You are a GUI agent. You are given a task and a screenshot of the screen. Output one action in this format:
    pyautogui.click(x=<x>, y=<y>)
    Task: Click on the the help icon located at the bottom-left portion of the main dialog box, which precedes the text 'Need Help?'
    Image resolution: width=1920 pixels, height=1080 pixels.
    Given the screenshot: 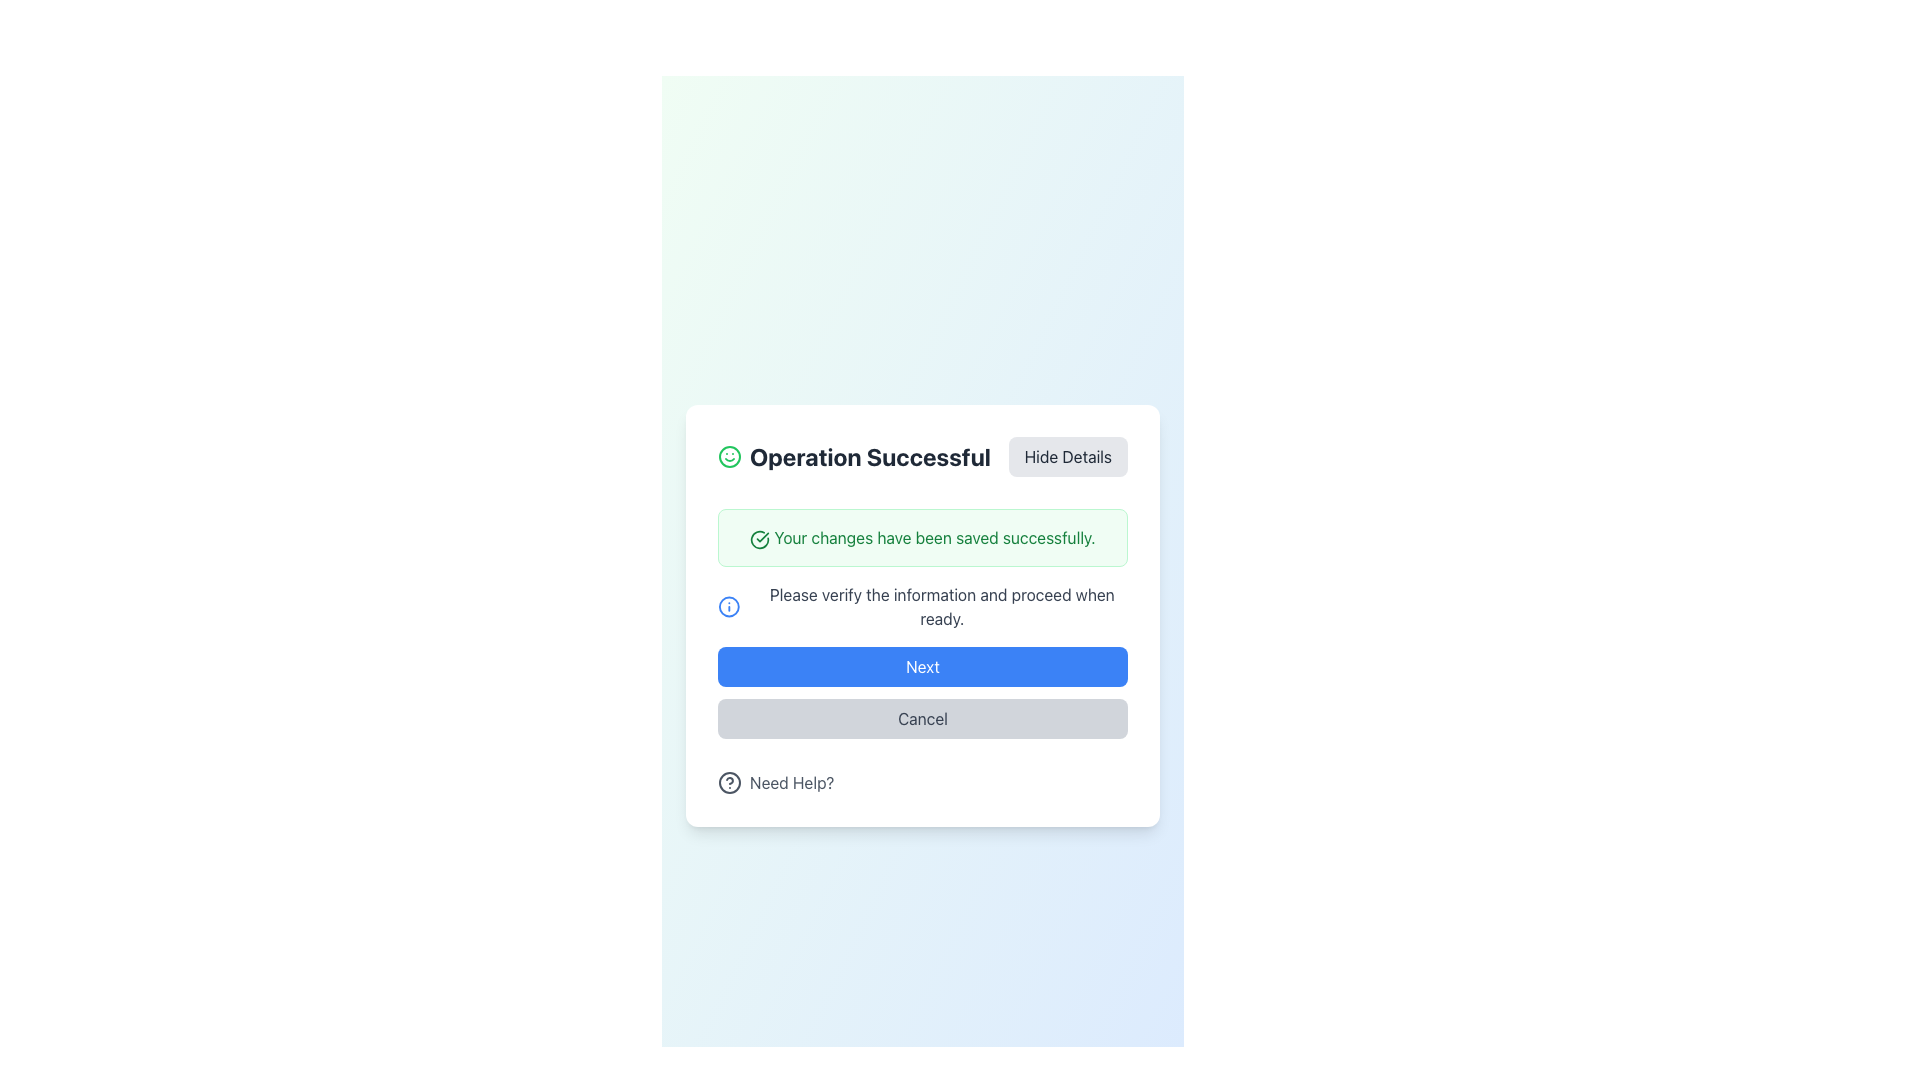 What is the action you would take?
    pyautogui.click(x=728, y=782)
    